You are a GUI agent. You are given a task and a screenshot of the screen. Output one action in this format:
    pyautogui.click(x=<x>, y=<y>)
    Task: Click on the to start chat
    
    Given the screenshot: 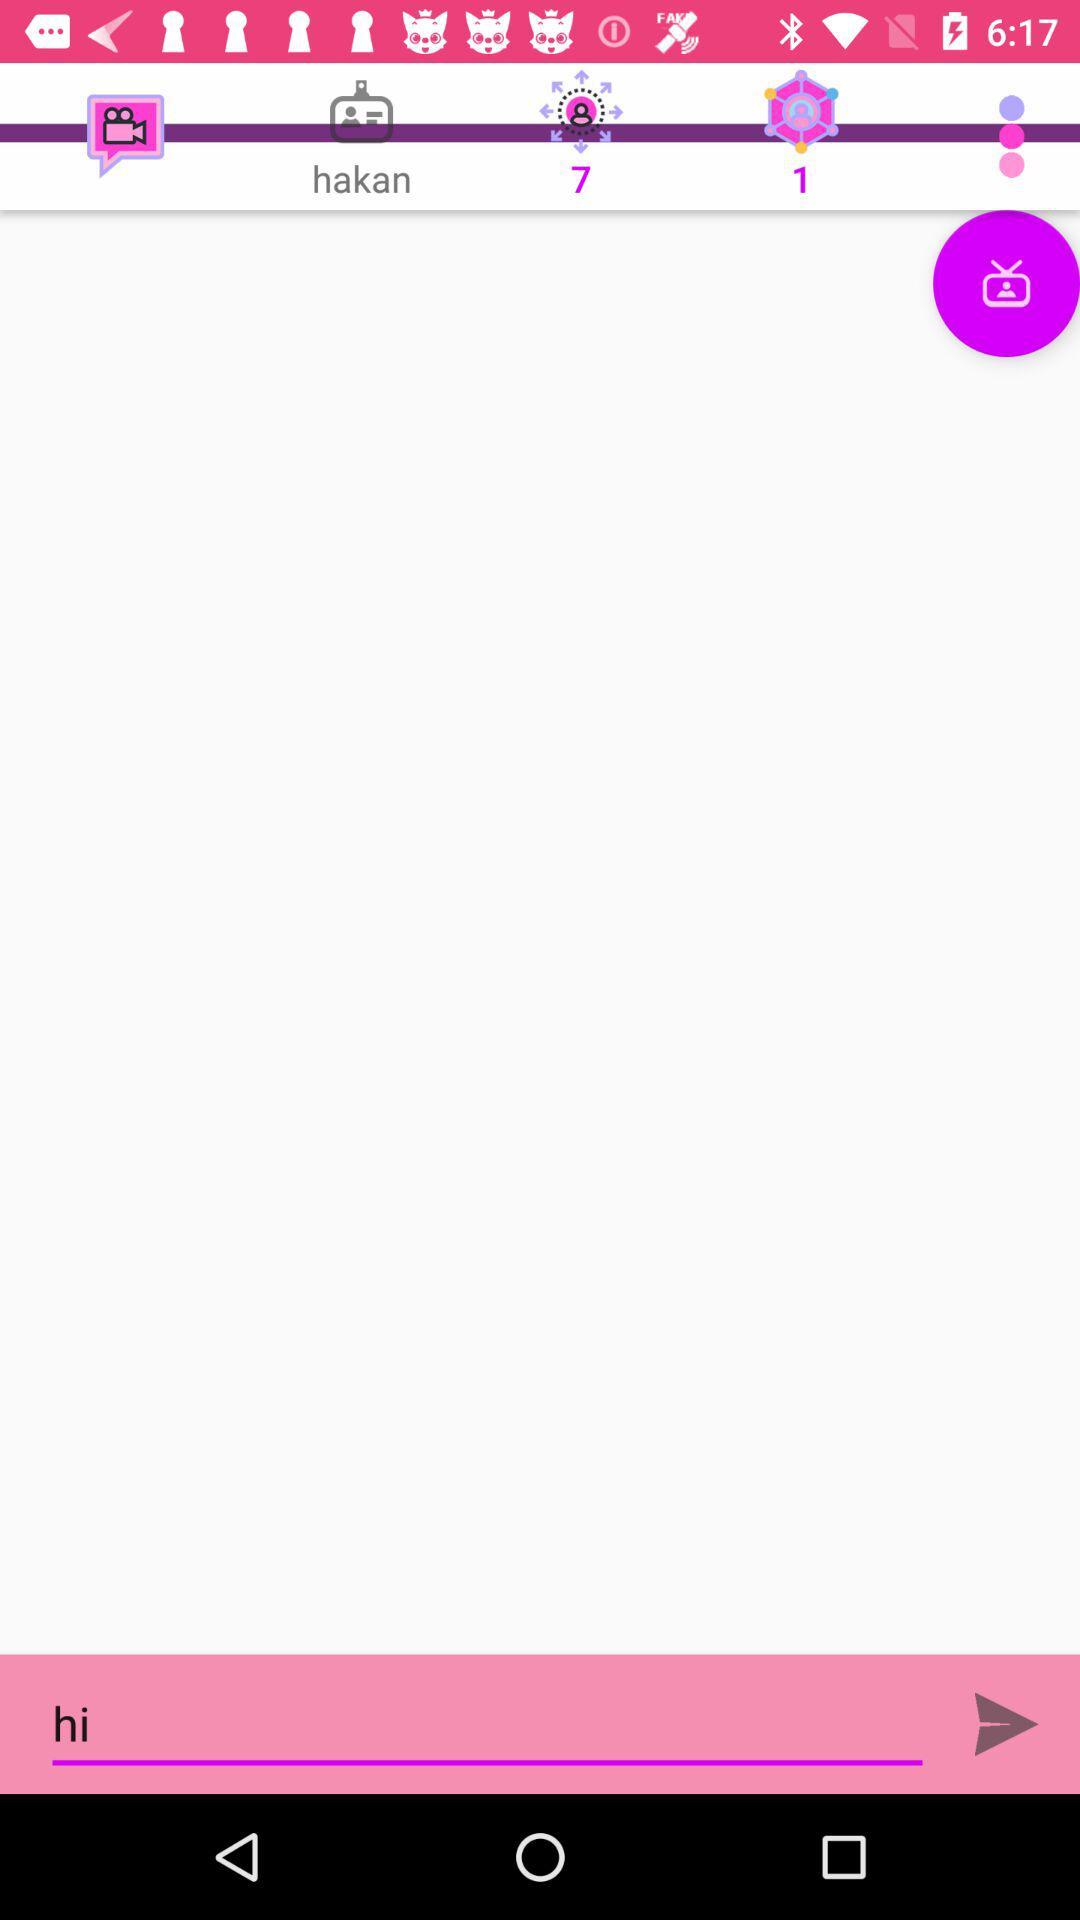 What is the action you would take?
    pyautogui.click(x=540, y=931)
    